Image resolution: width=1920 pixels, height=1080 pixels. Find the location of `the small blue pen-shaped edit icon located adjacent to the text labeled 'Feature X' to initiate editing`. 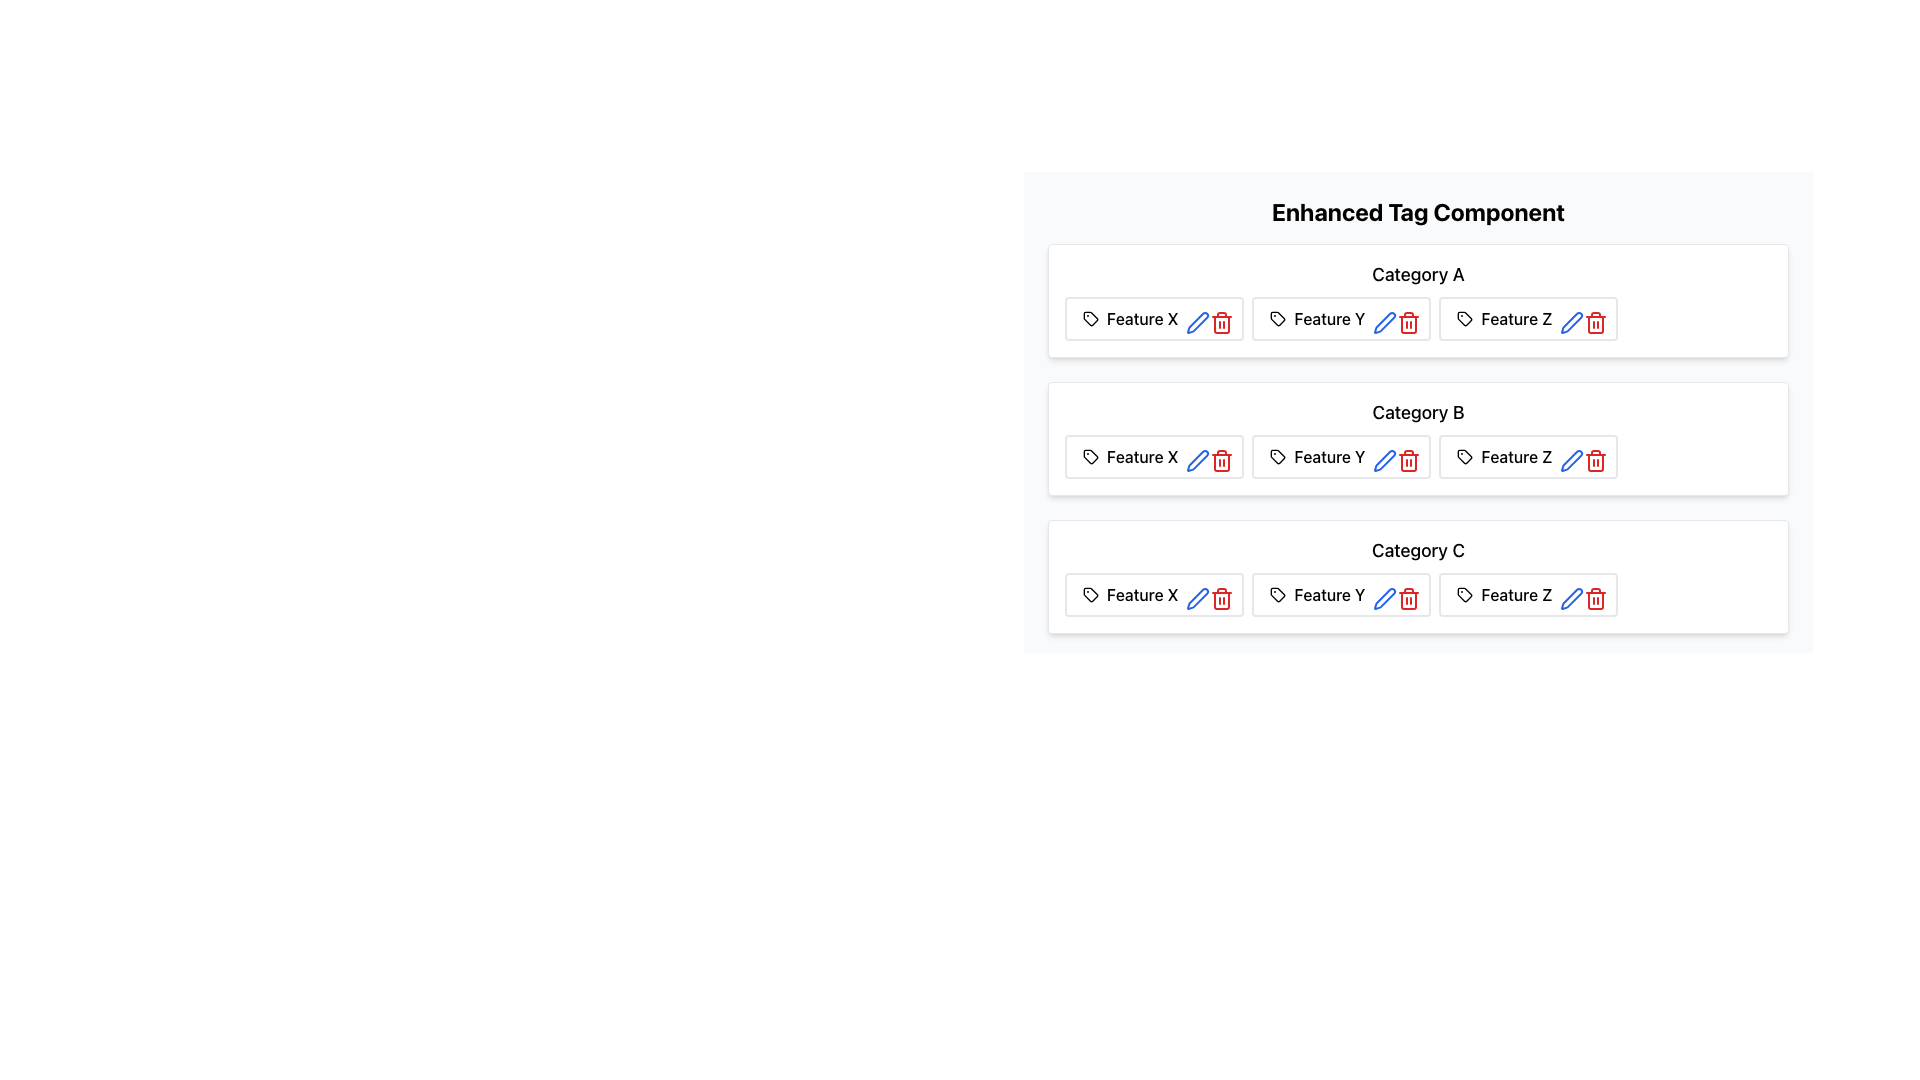

the small blue pen-shaped edit icon located adjacent to the text labeled 'Feature X' to initiate editing is located at coordinates (1194, 456).